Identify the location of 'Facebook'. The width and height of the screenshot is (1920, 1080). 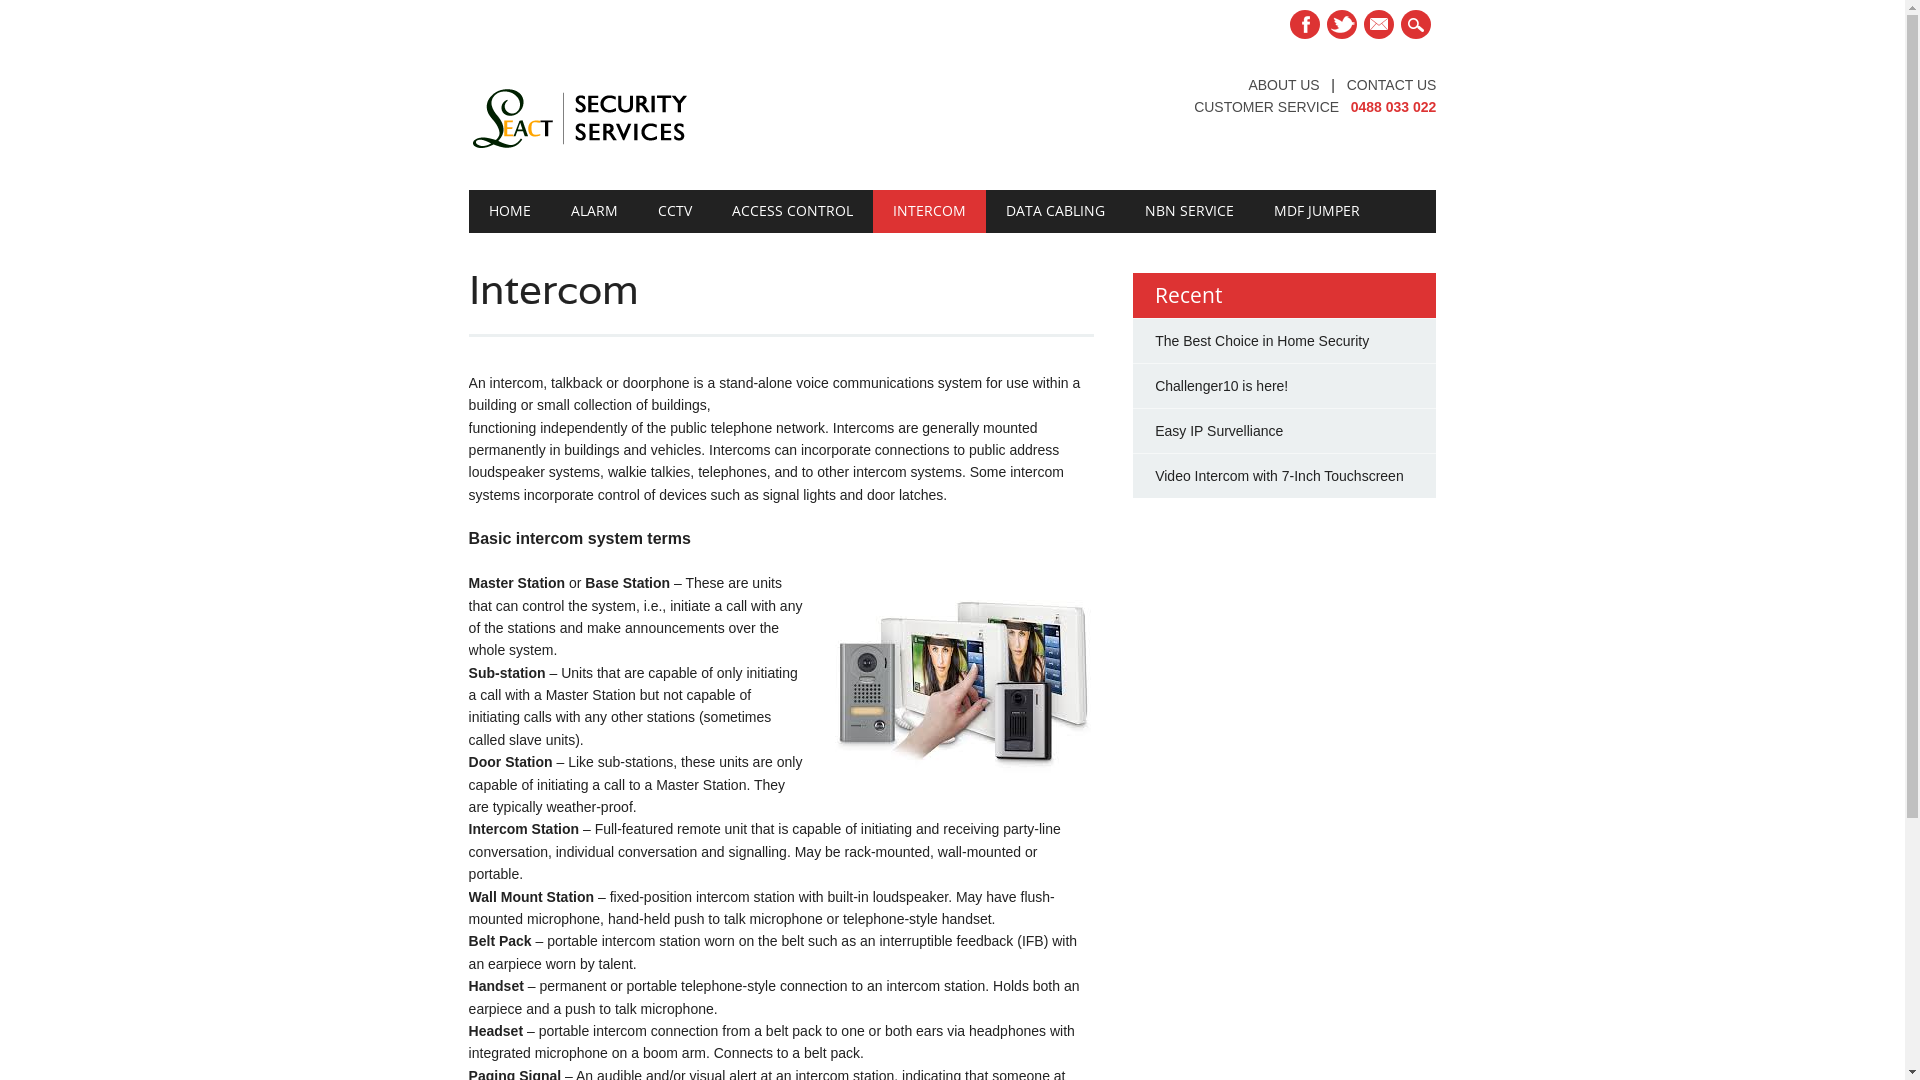
(1305, 24).